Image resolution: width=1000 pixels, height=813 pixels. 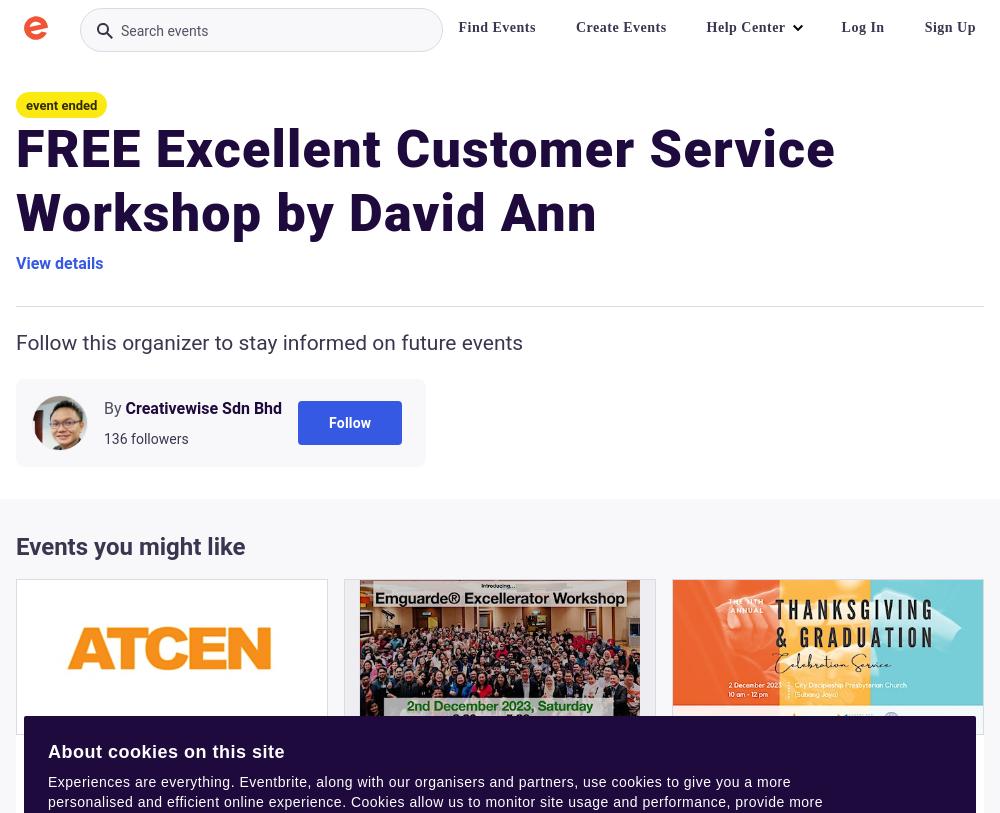 I want to click on 'Log In', so click(x=861, y=26).